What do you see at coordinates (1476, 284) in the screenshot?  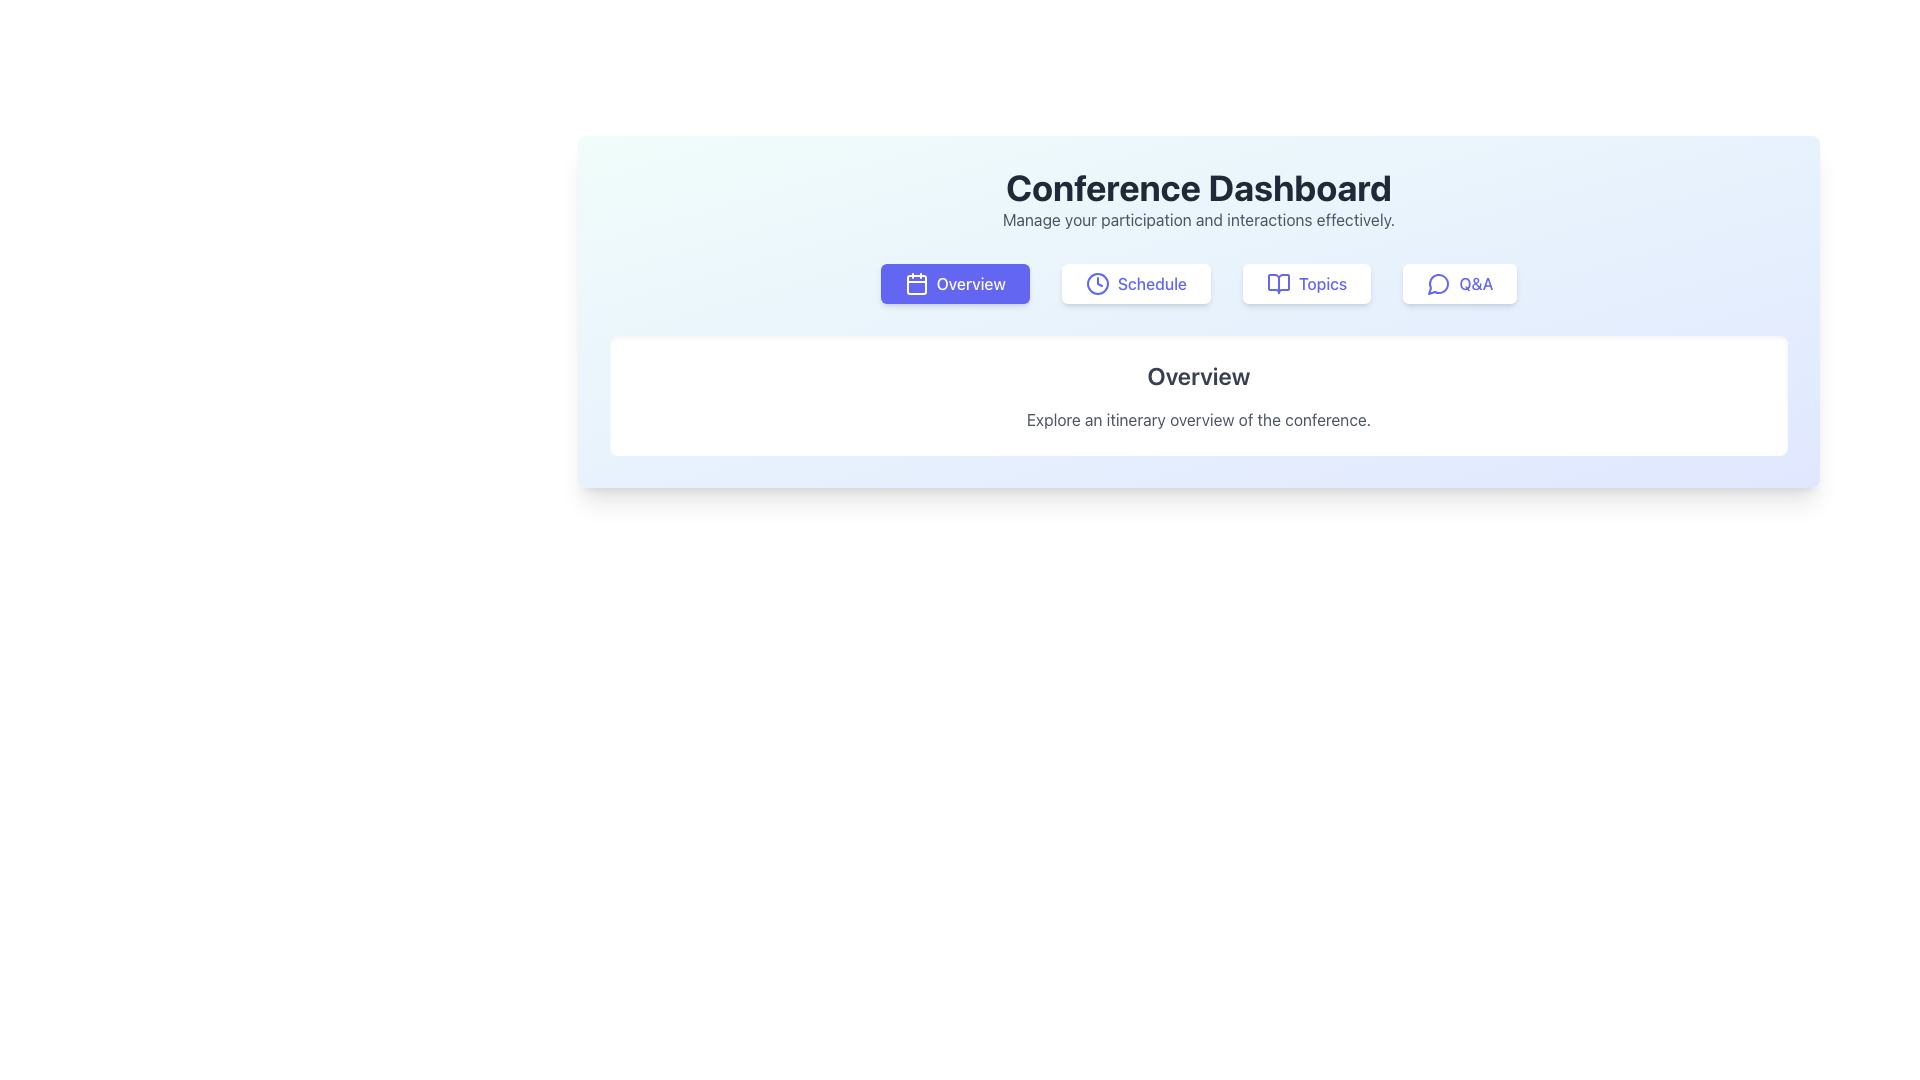 I see `text 'Q&A' displayed in a medium-weight font on a white background, located on the top-right of the navigation section next to a speech bubble icon` at bounding box center [1476, 284].